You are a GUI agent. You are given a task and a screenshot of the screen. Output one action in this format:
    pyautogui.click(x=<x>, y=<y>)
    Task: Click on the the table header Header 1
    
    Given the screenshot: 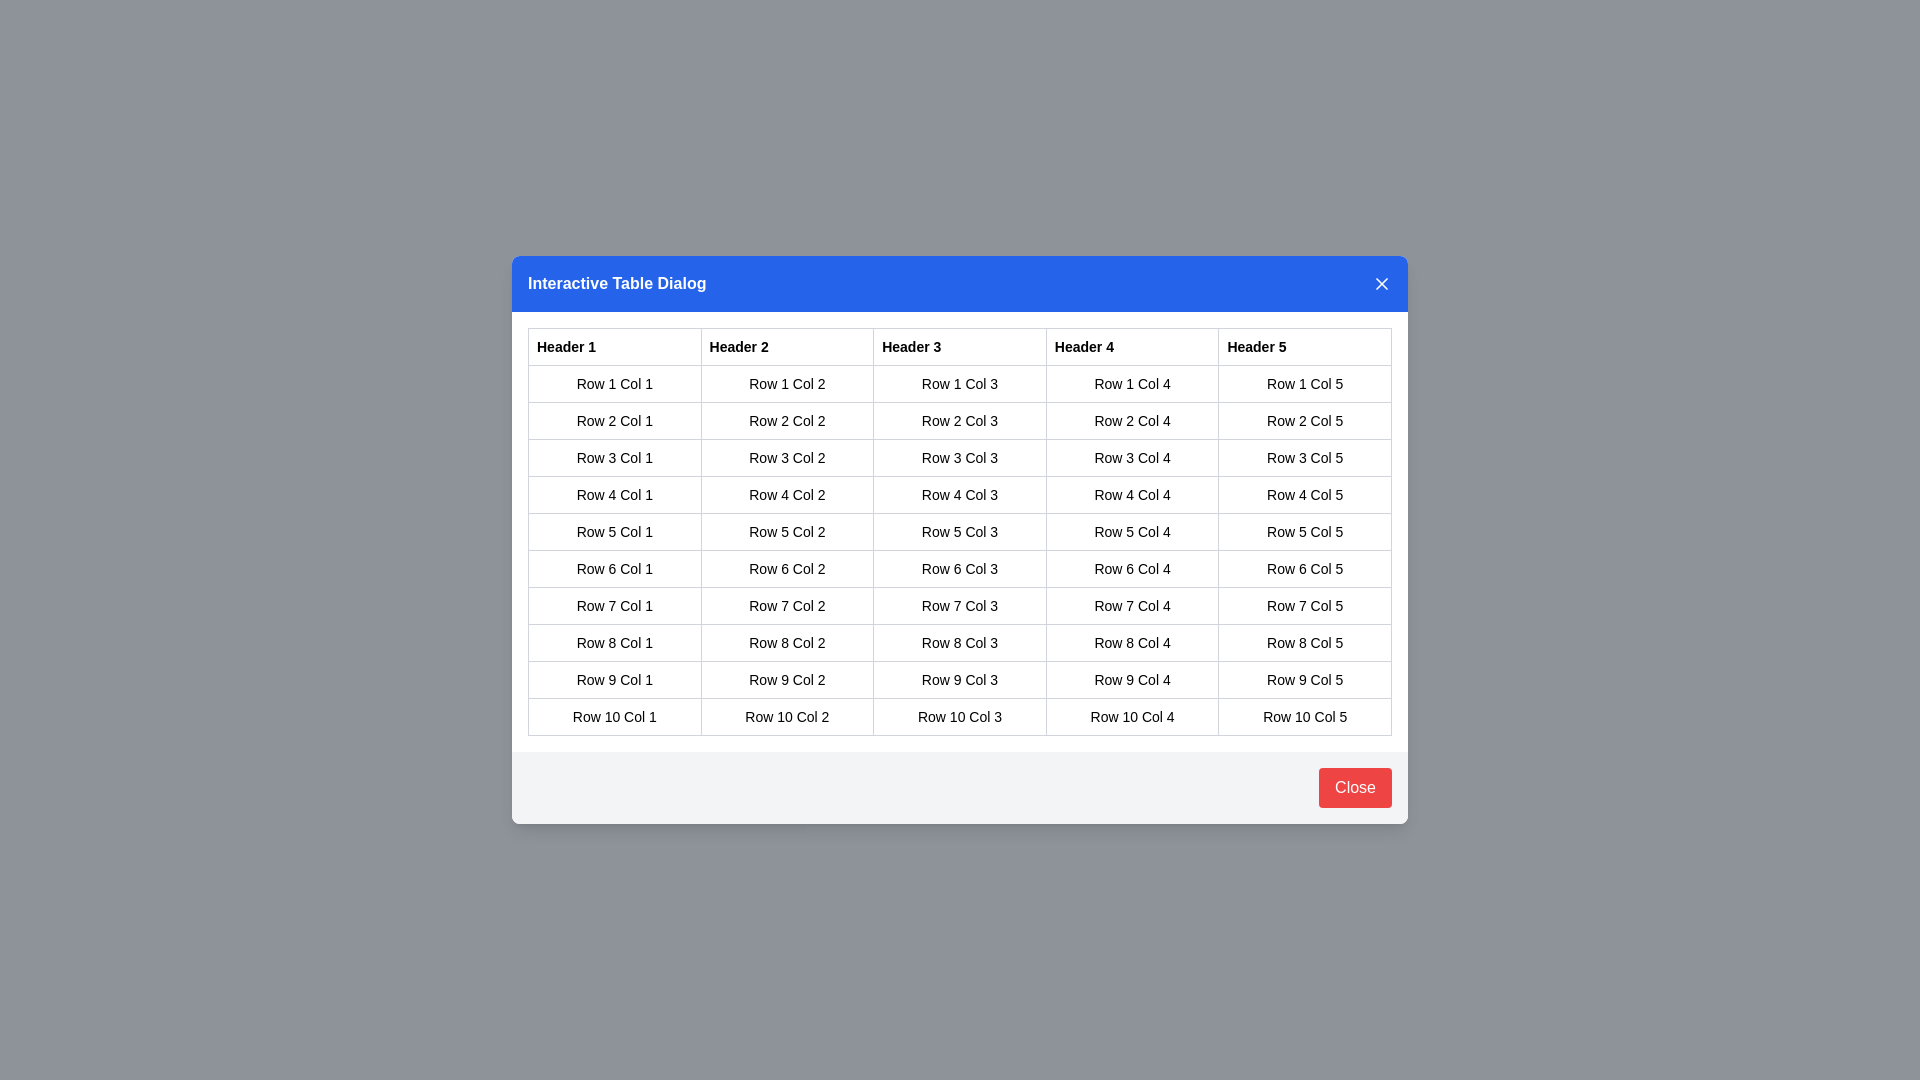 What is the action you would take?
    pyautogui.click(x=613, y=346)
    